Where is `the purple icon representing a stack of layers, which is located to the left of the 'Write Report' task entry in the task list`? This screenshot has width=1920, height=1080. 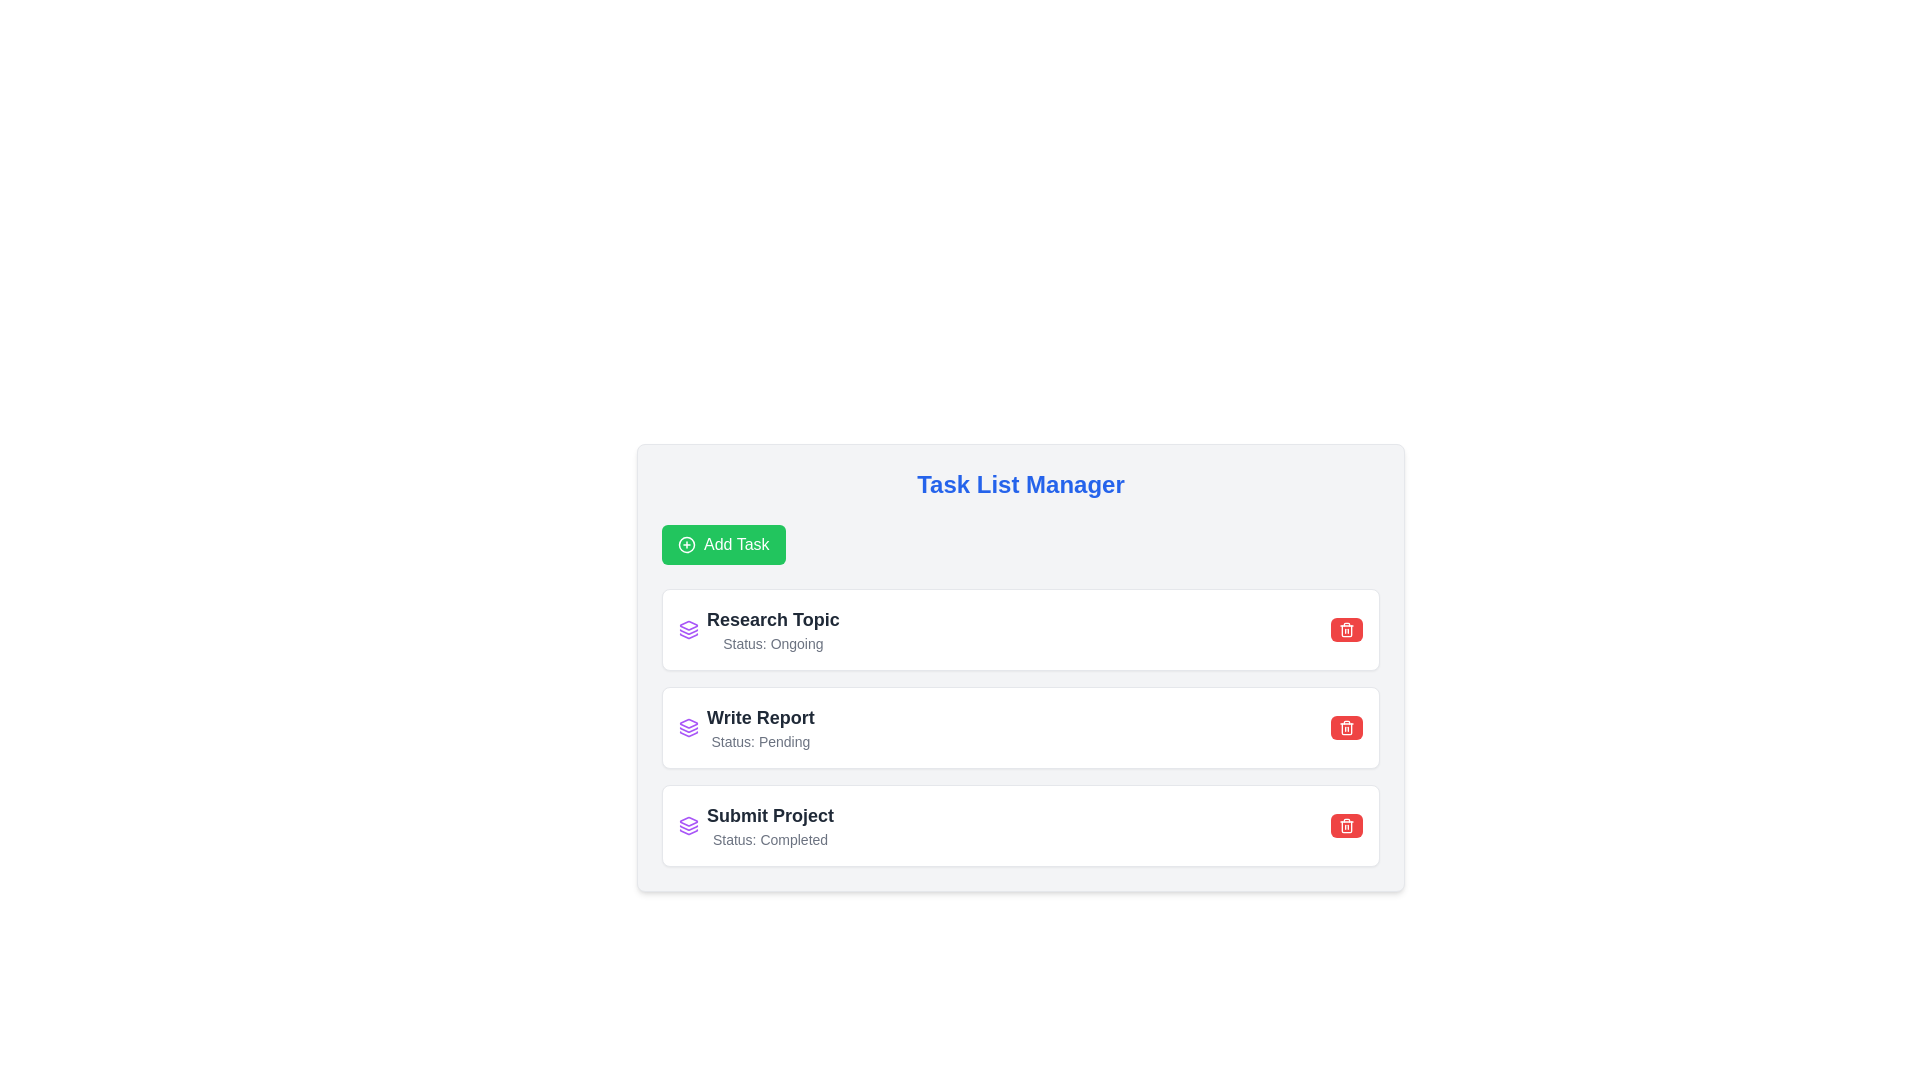
the purple icon representing a stack of layers, which is located to the left of the 'Write Report' task entry in the task list is located at coordinates (689, 728).